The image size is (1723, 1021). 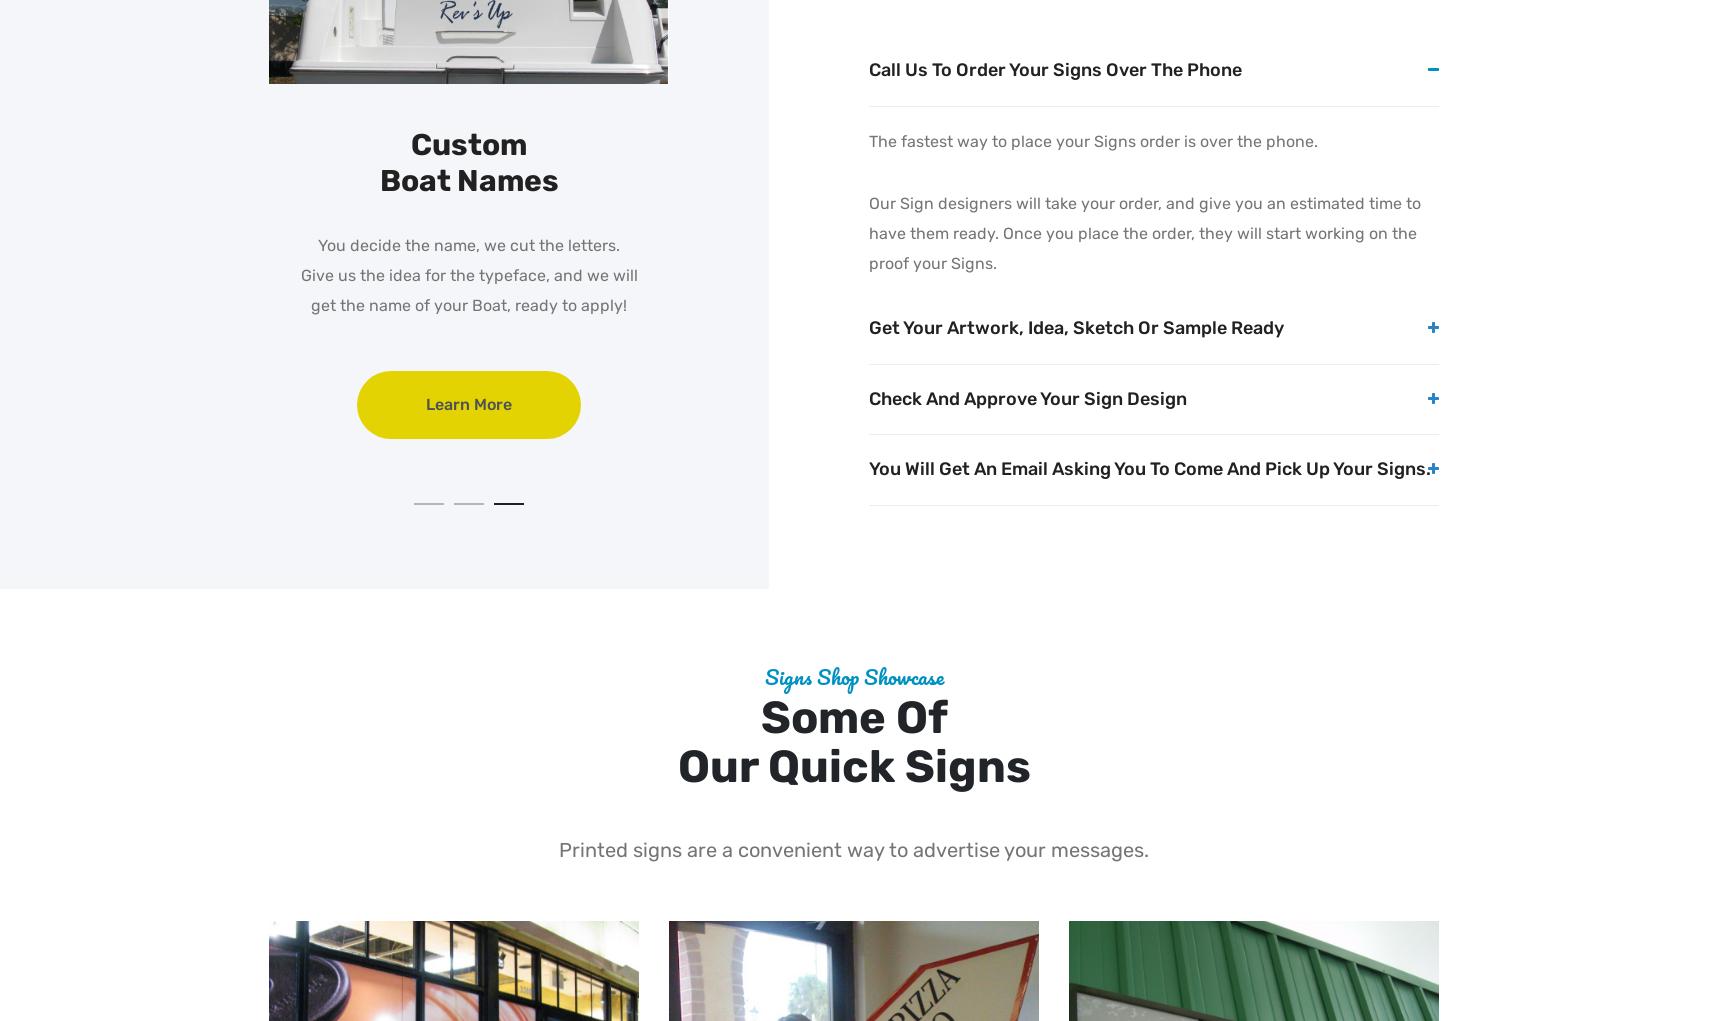 What do you see at coordinates (351, 143) in the screenshot?
I see `'Business Hours'` at bounding box center [351, 143].